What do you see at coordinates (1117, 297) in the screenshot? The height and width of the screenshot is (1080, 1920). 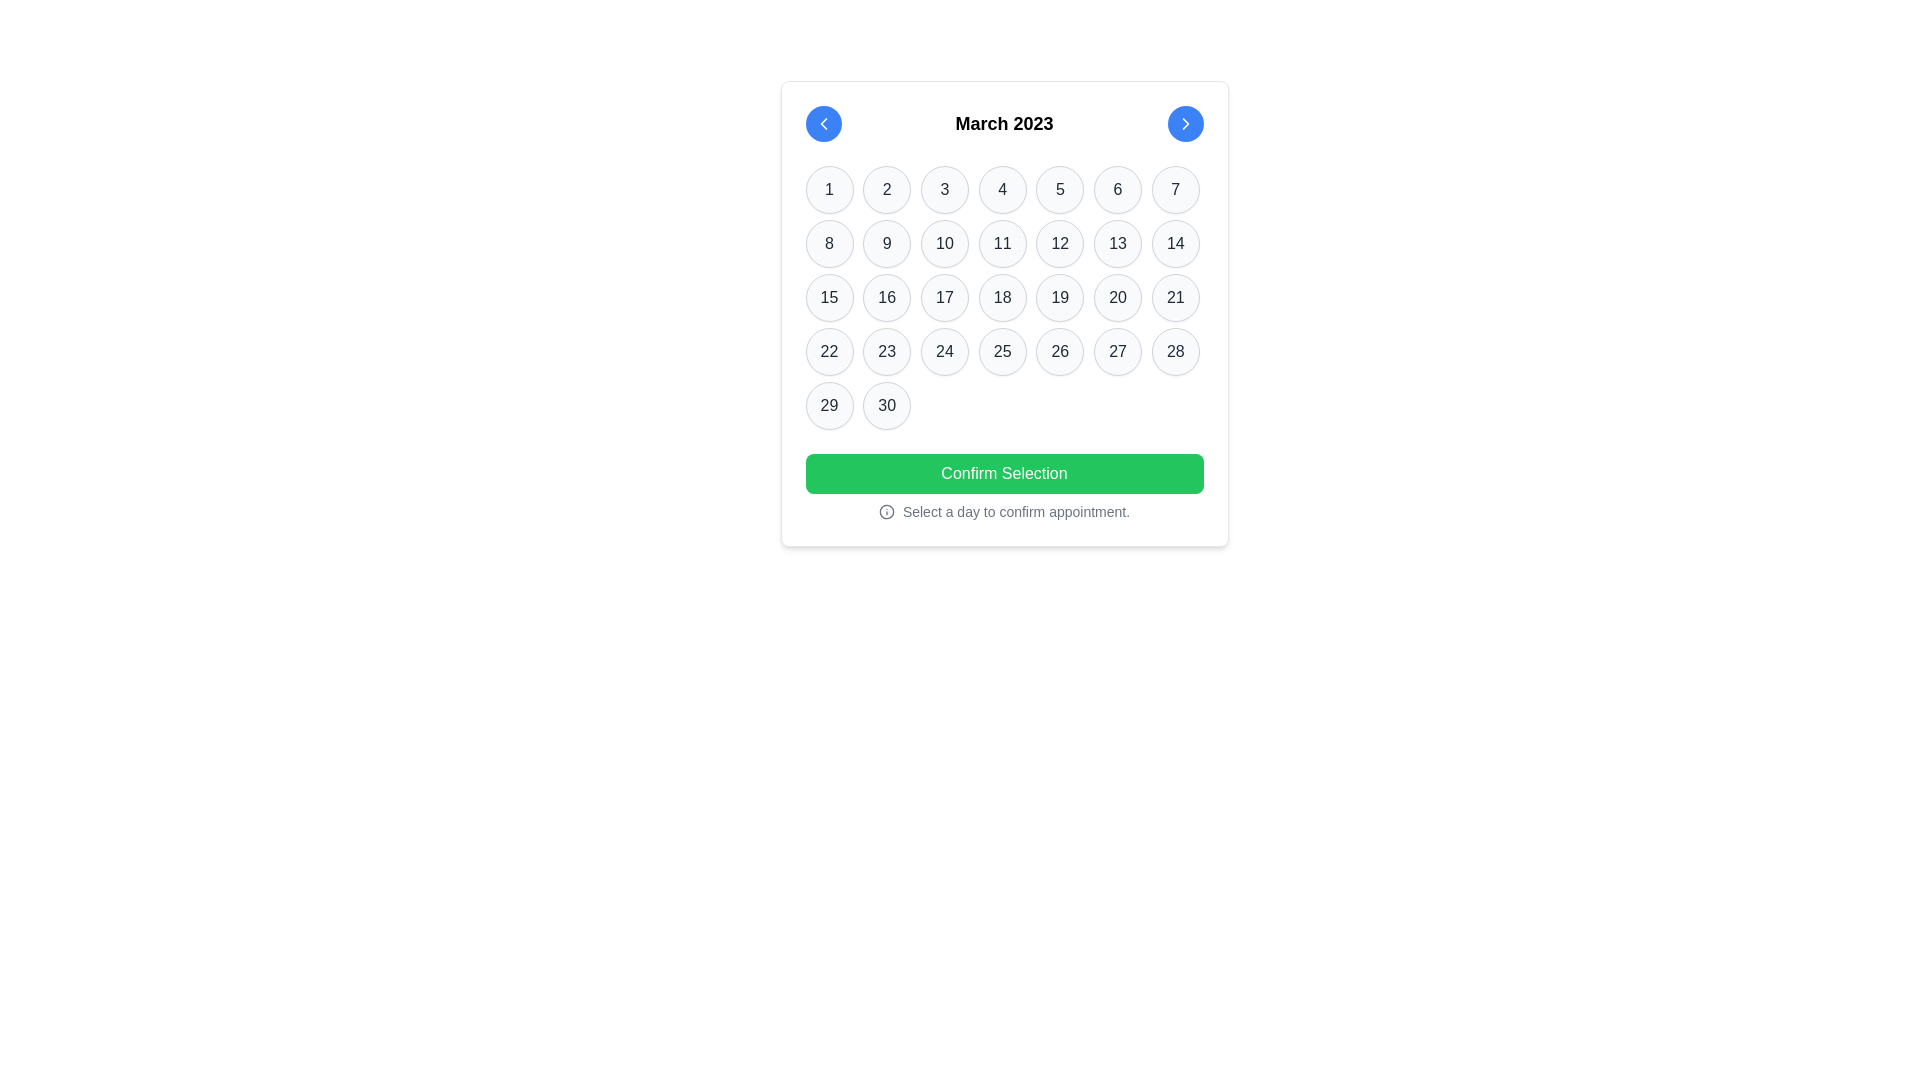 I see `the selectable day button for the 20th day in the calendar widget` at bounding box center [1117, 297].